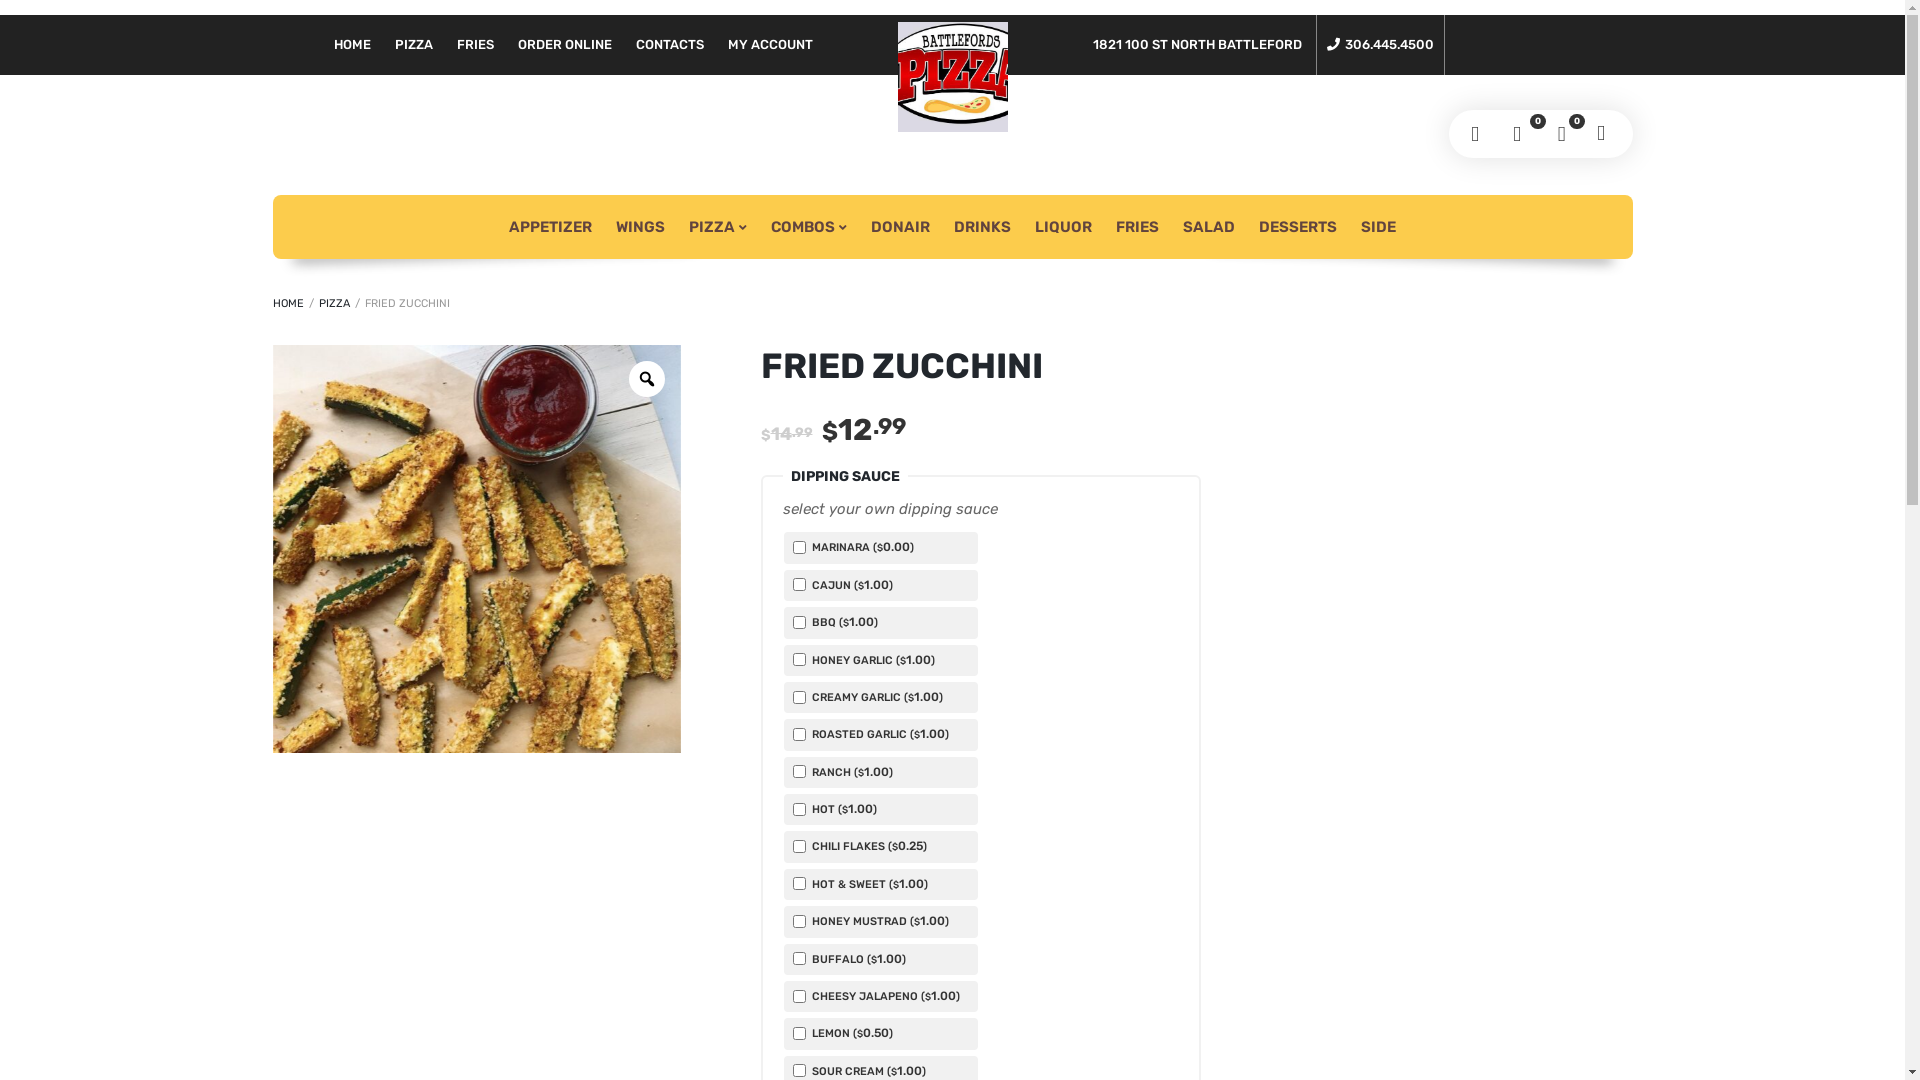  I want to click on '0', so click(1520, 134).